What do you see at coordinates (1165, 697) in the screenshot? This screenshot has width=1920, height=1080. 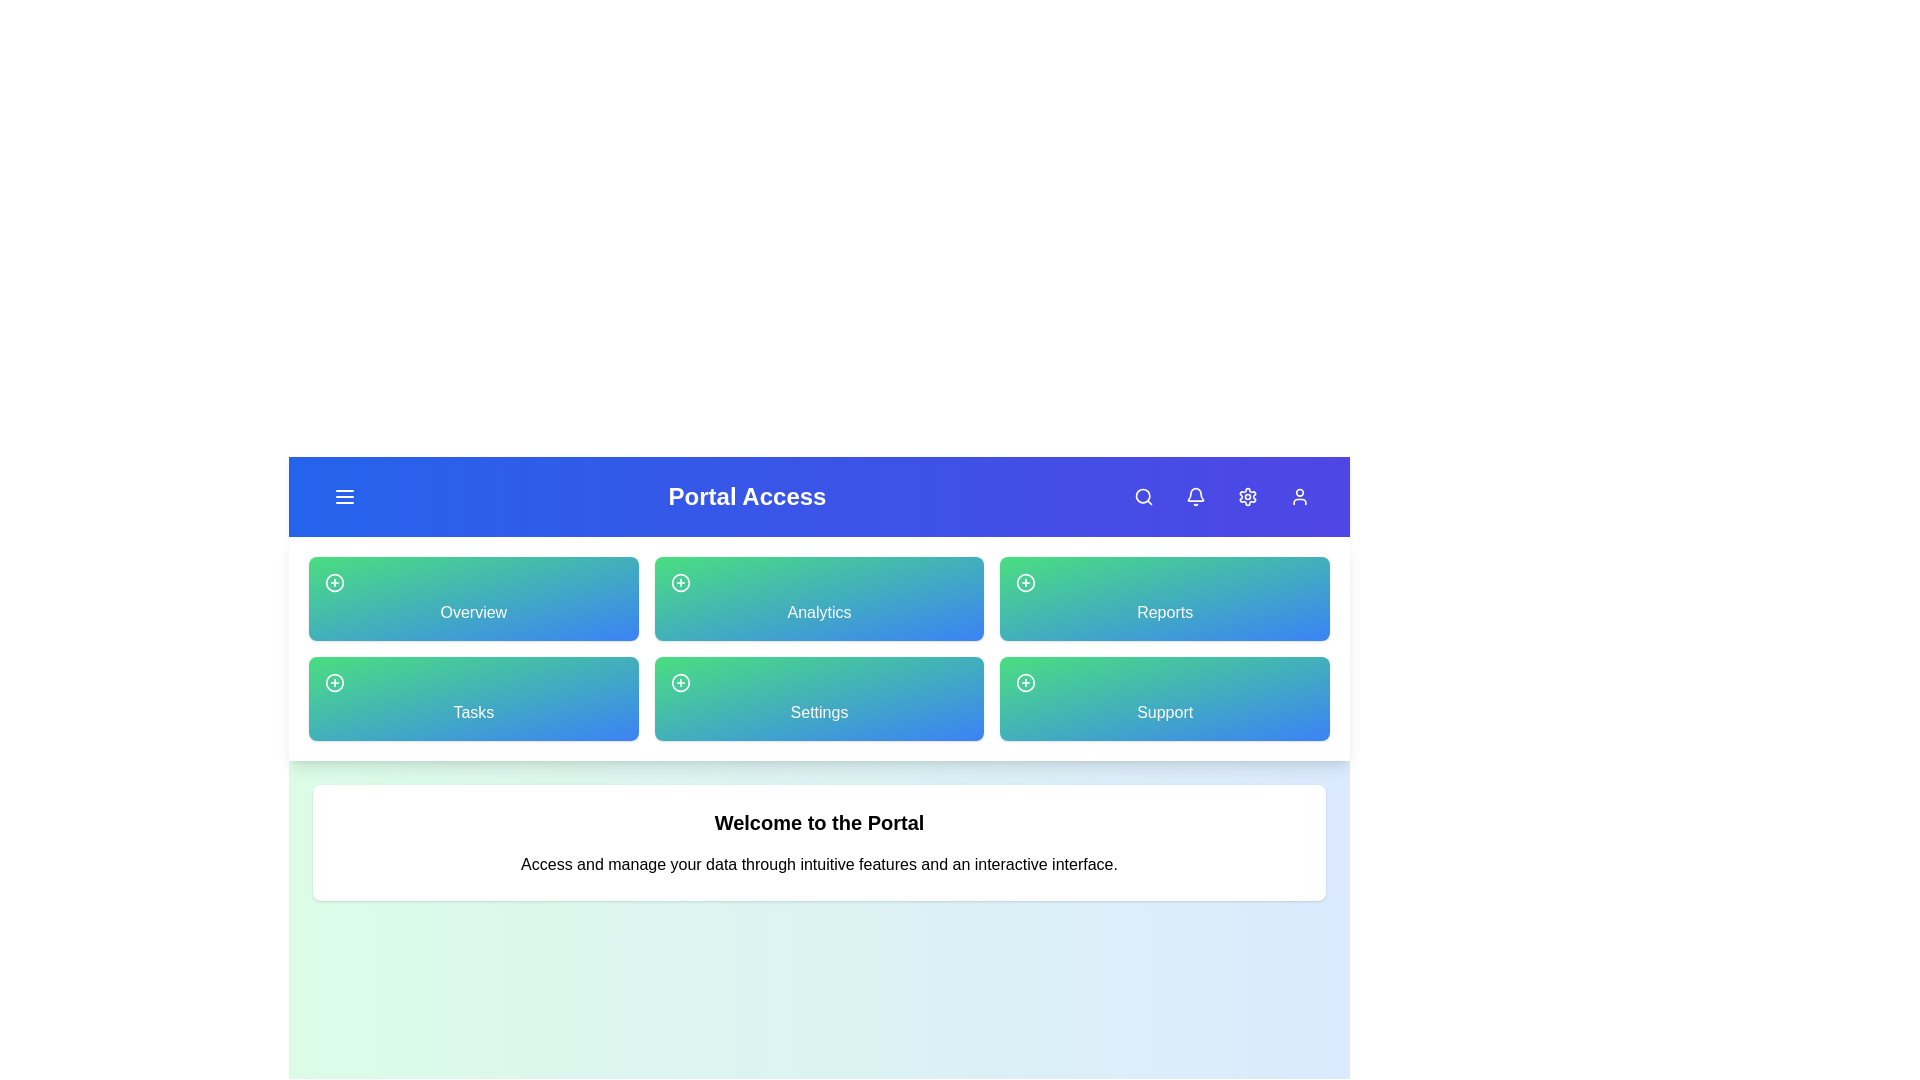 I see `'Support' card` at bounding box center [1165, 697].